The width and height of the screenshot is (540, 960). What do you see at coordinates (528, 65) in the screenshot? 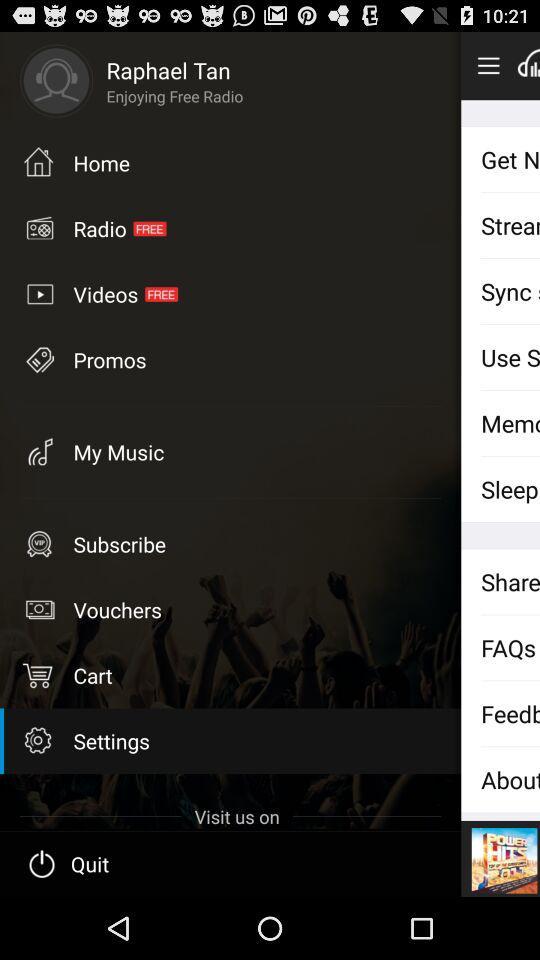
I see `speaker` at bounding box center [528, 65].